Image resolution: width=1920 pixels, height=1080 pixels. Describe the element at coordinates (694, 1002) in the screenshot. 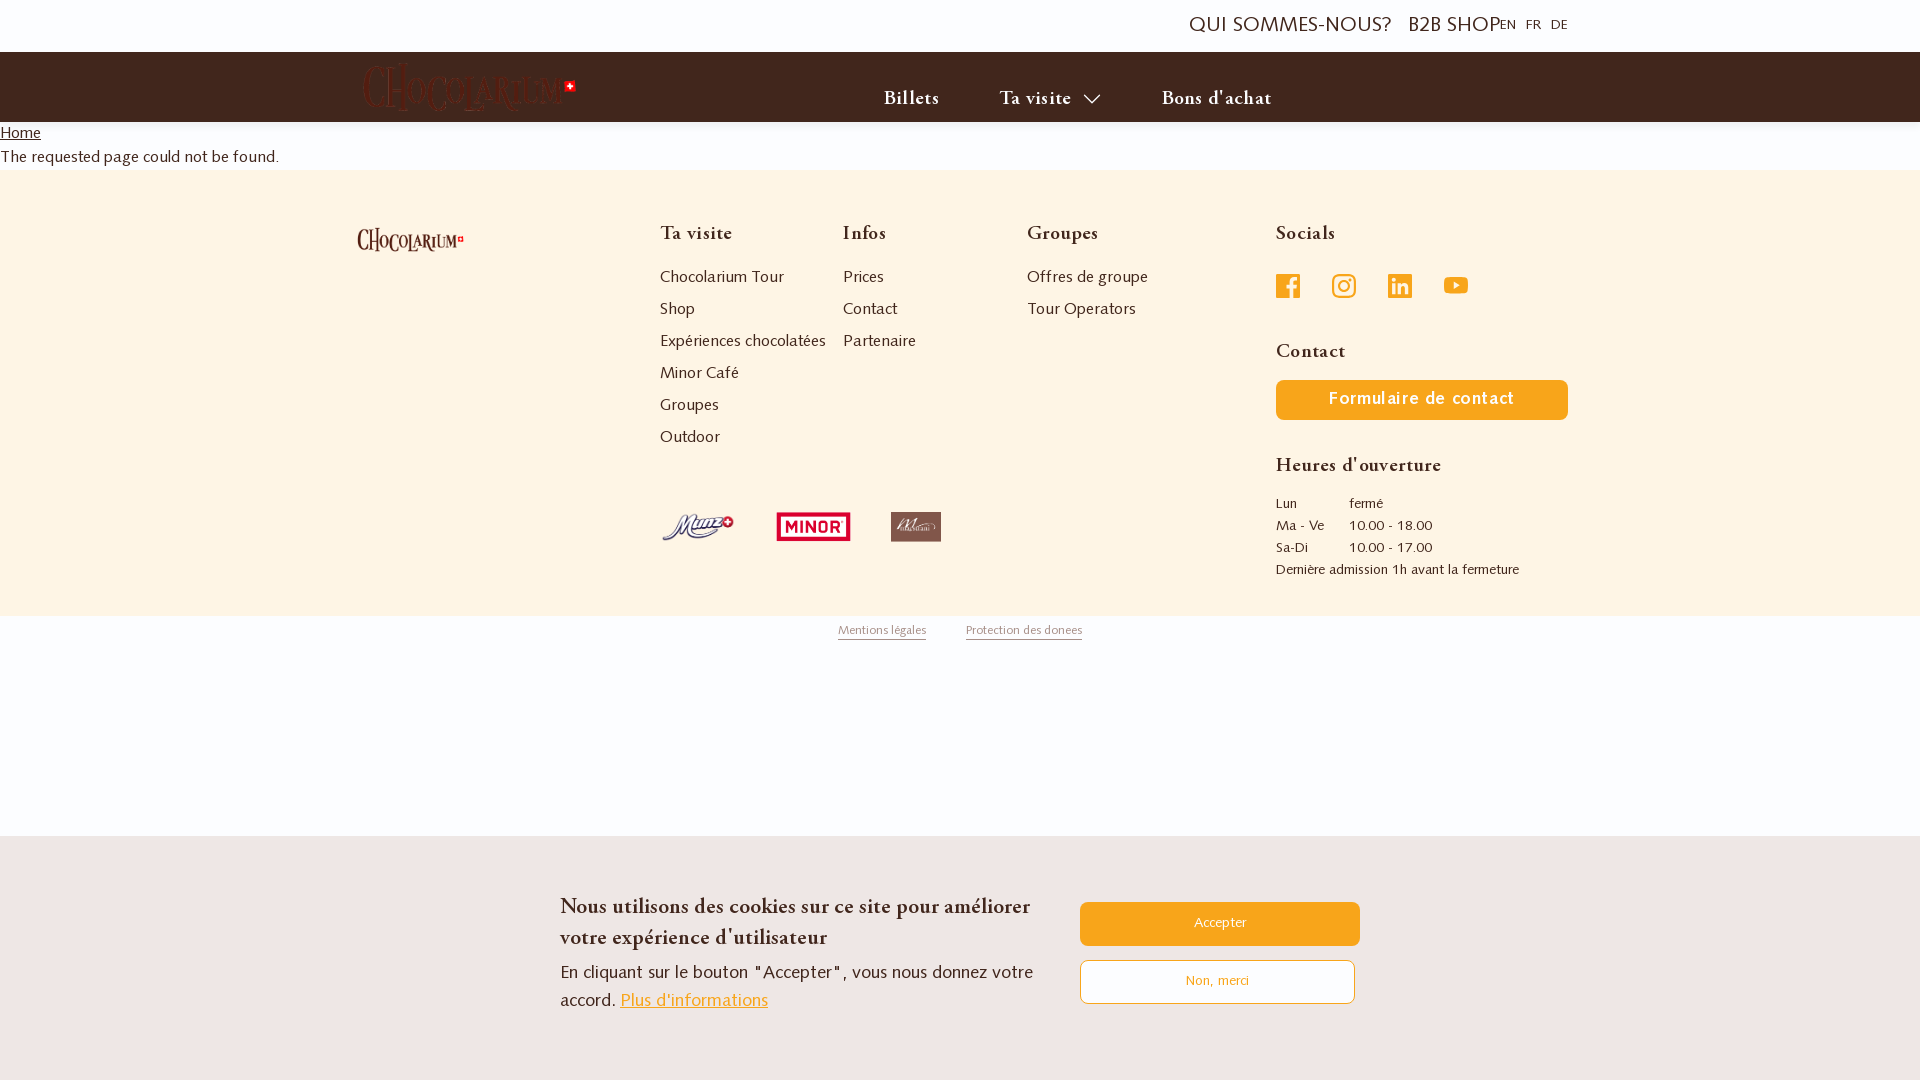

I see `'Plus d'informations'` at that location.